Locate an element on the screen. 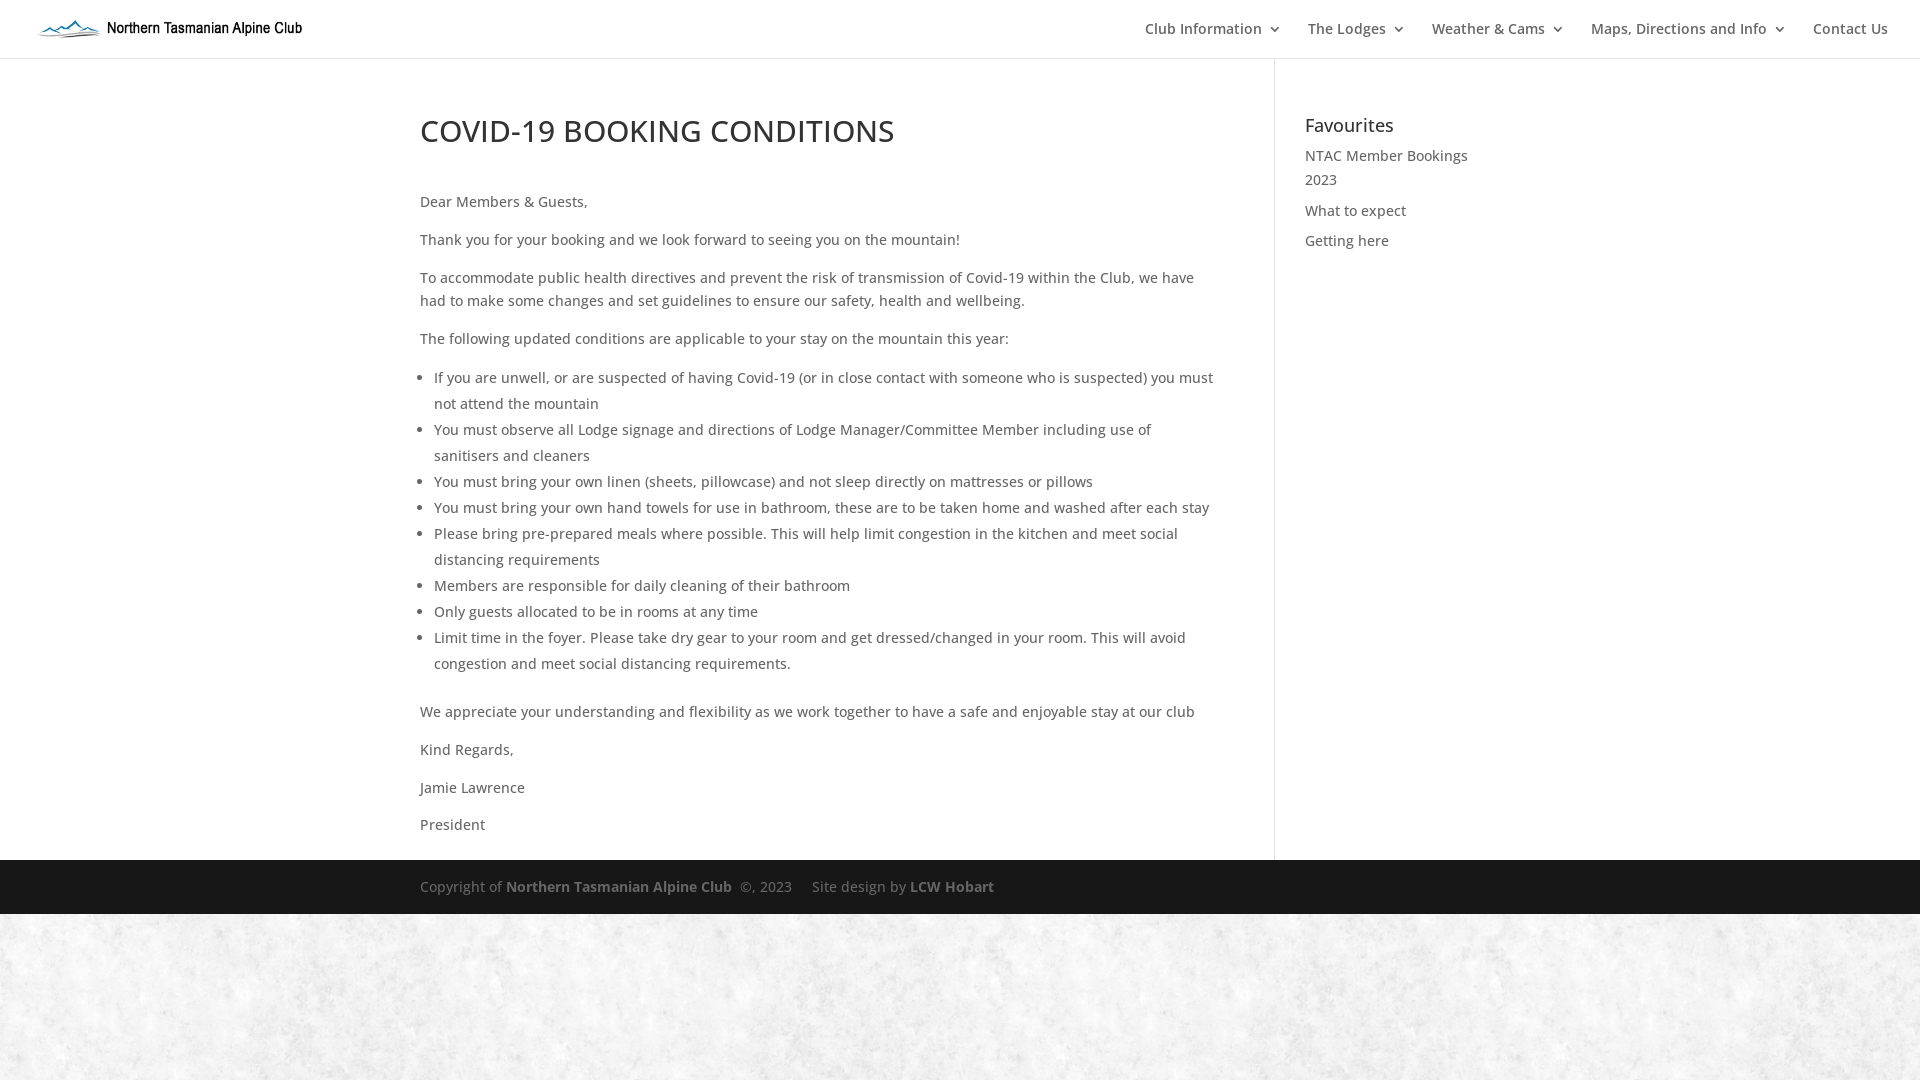 Image resolution: width=1920 pixels, height=1080 pixels. 'The Lodges' is located at coordinates (1357, 39).